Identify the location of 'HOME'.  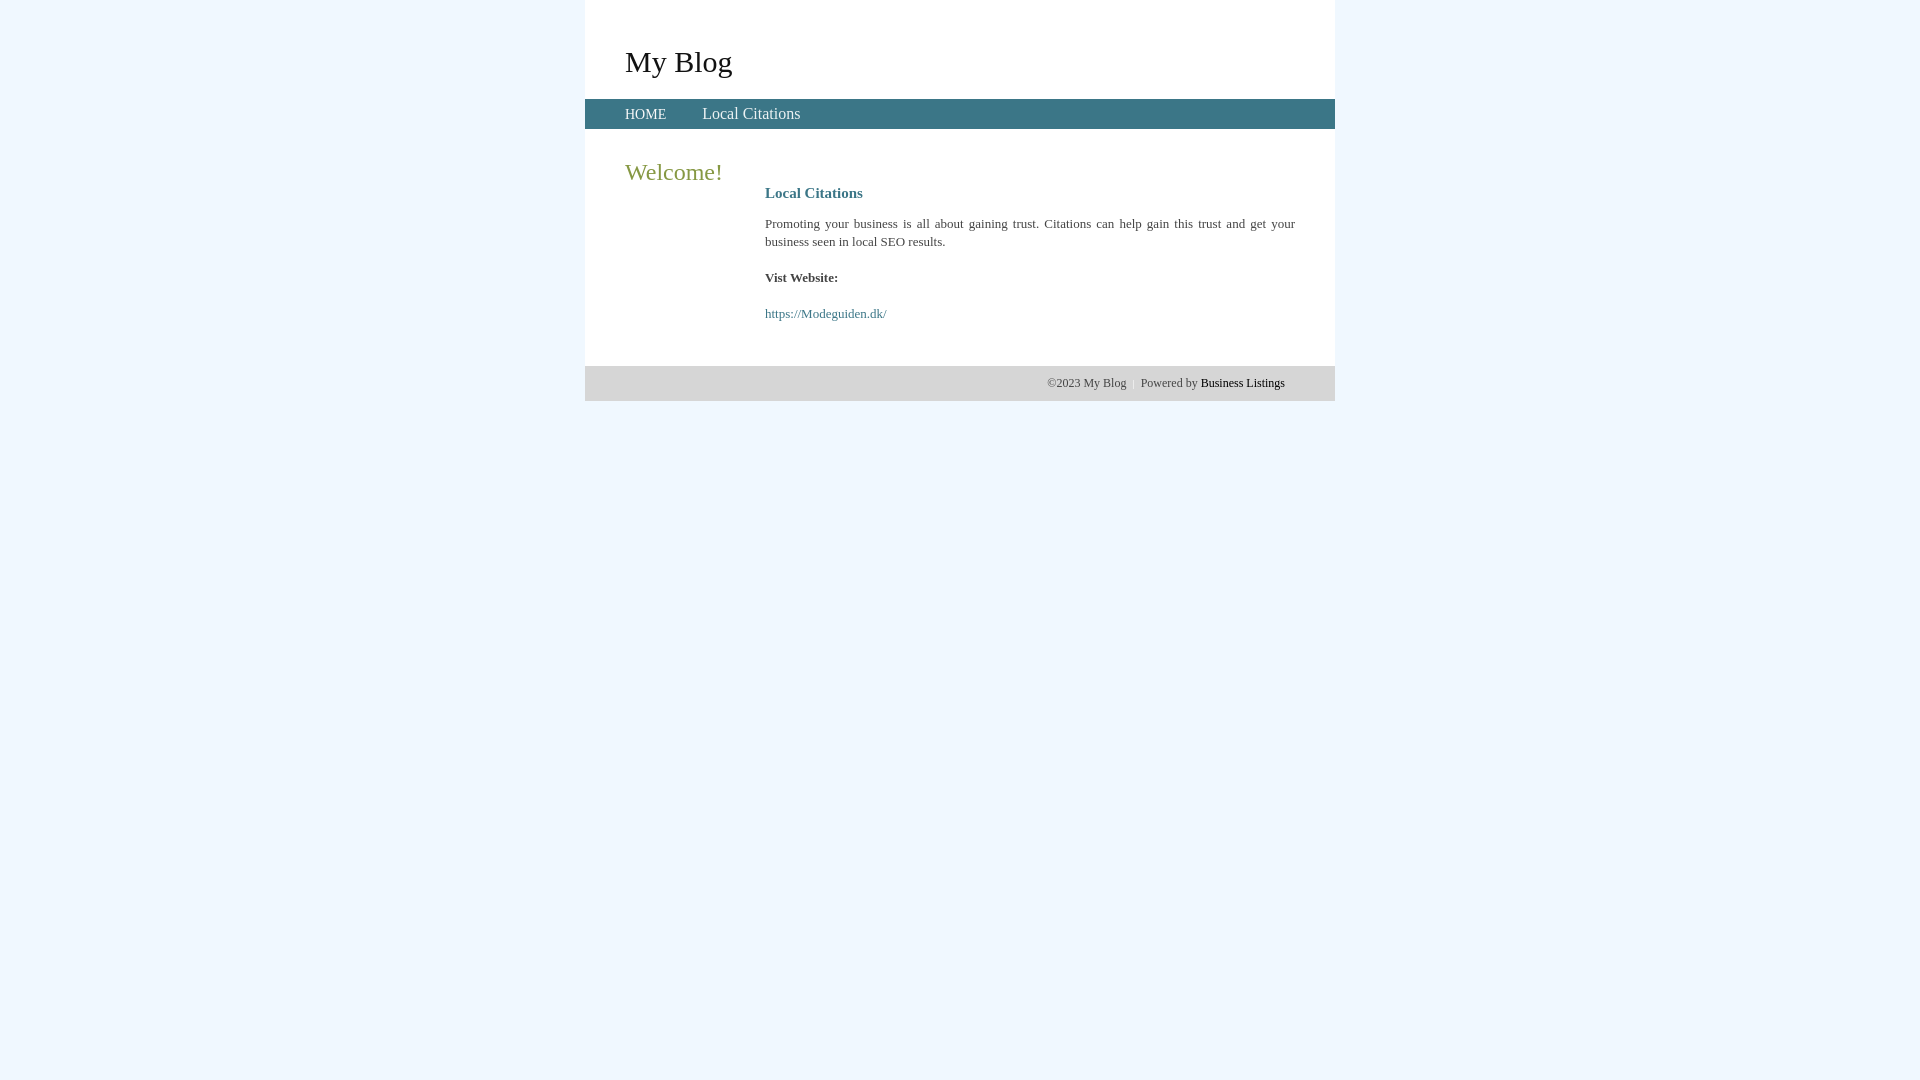
(645, 114).